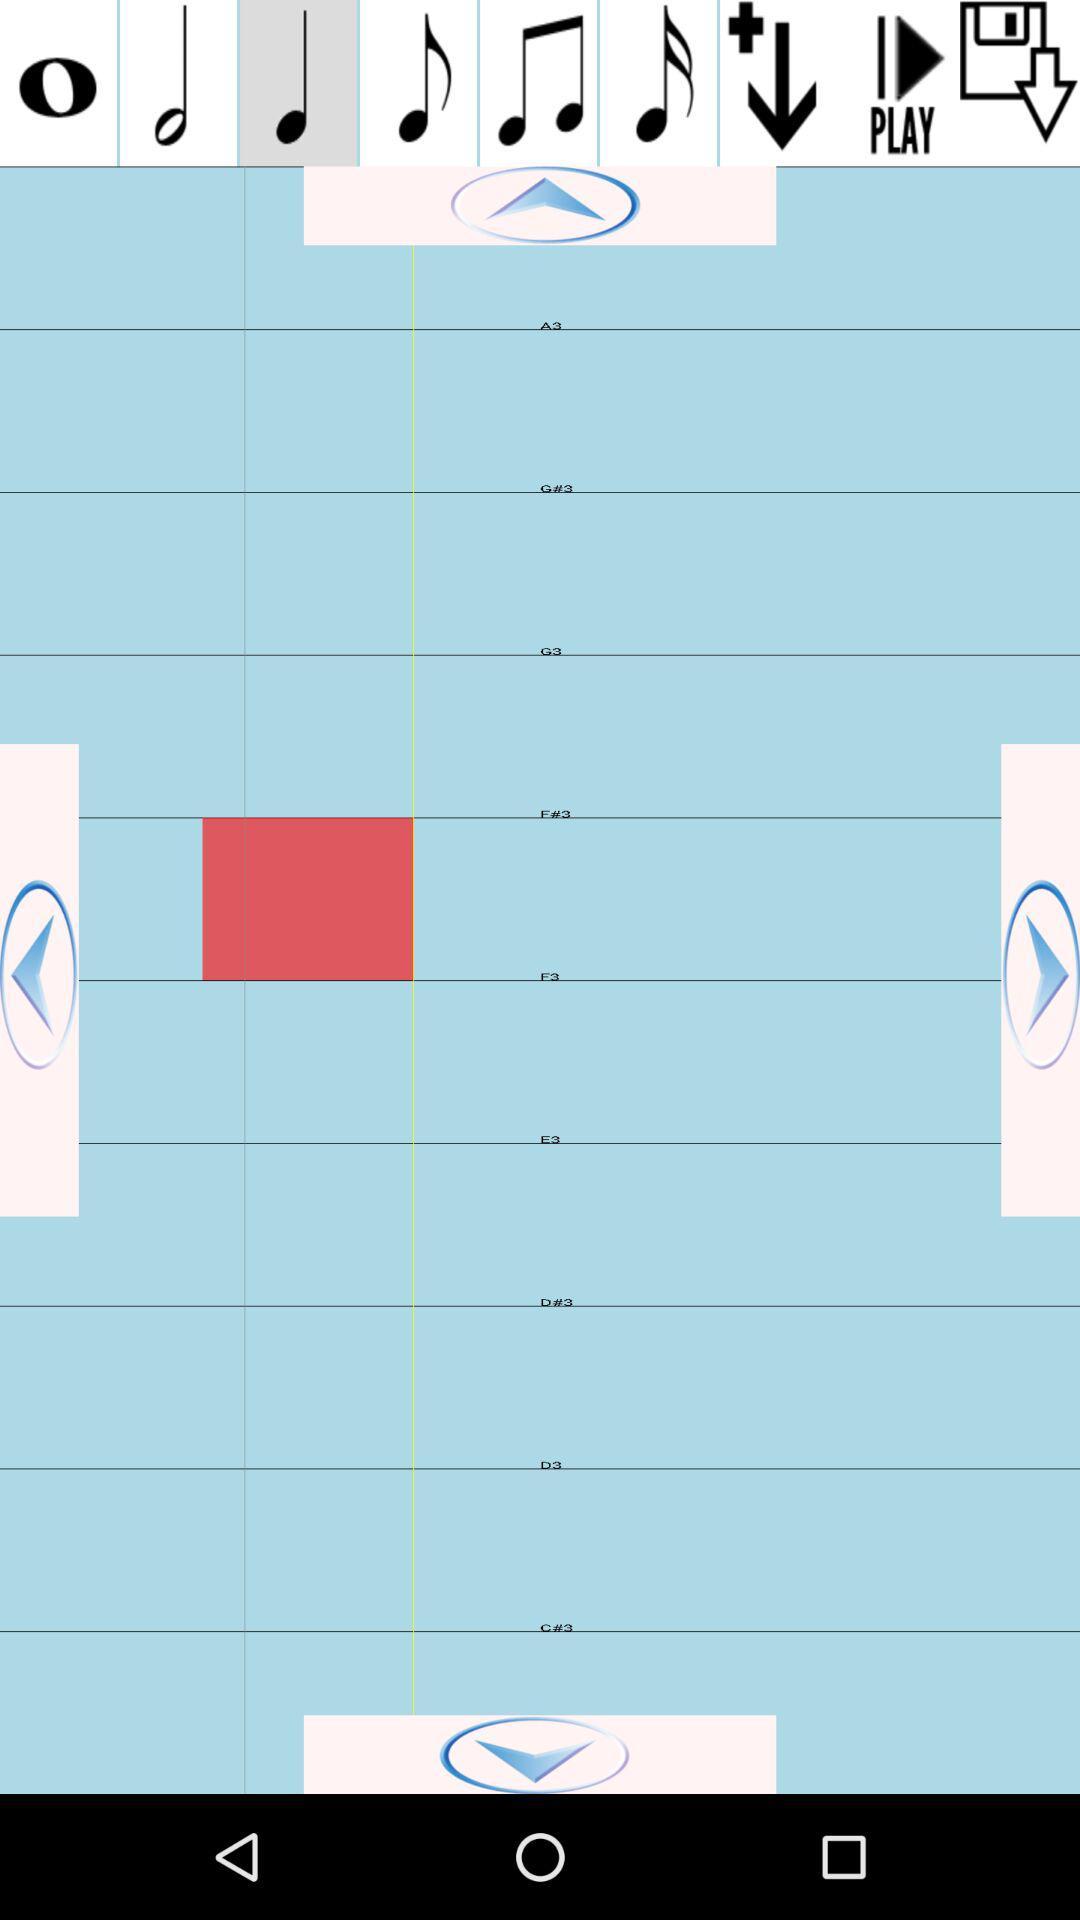 This screenshot has width=1080, height=1920. What do you see at coordinates (540, 205) in the screenshot?
I see `go up` at bounding box center [540, 205].